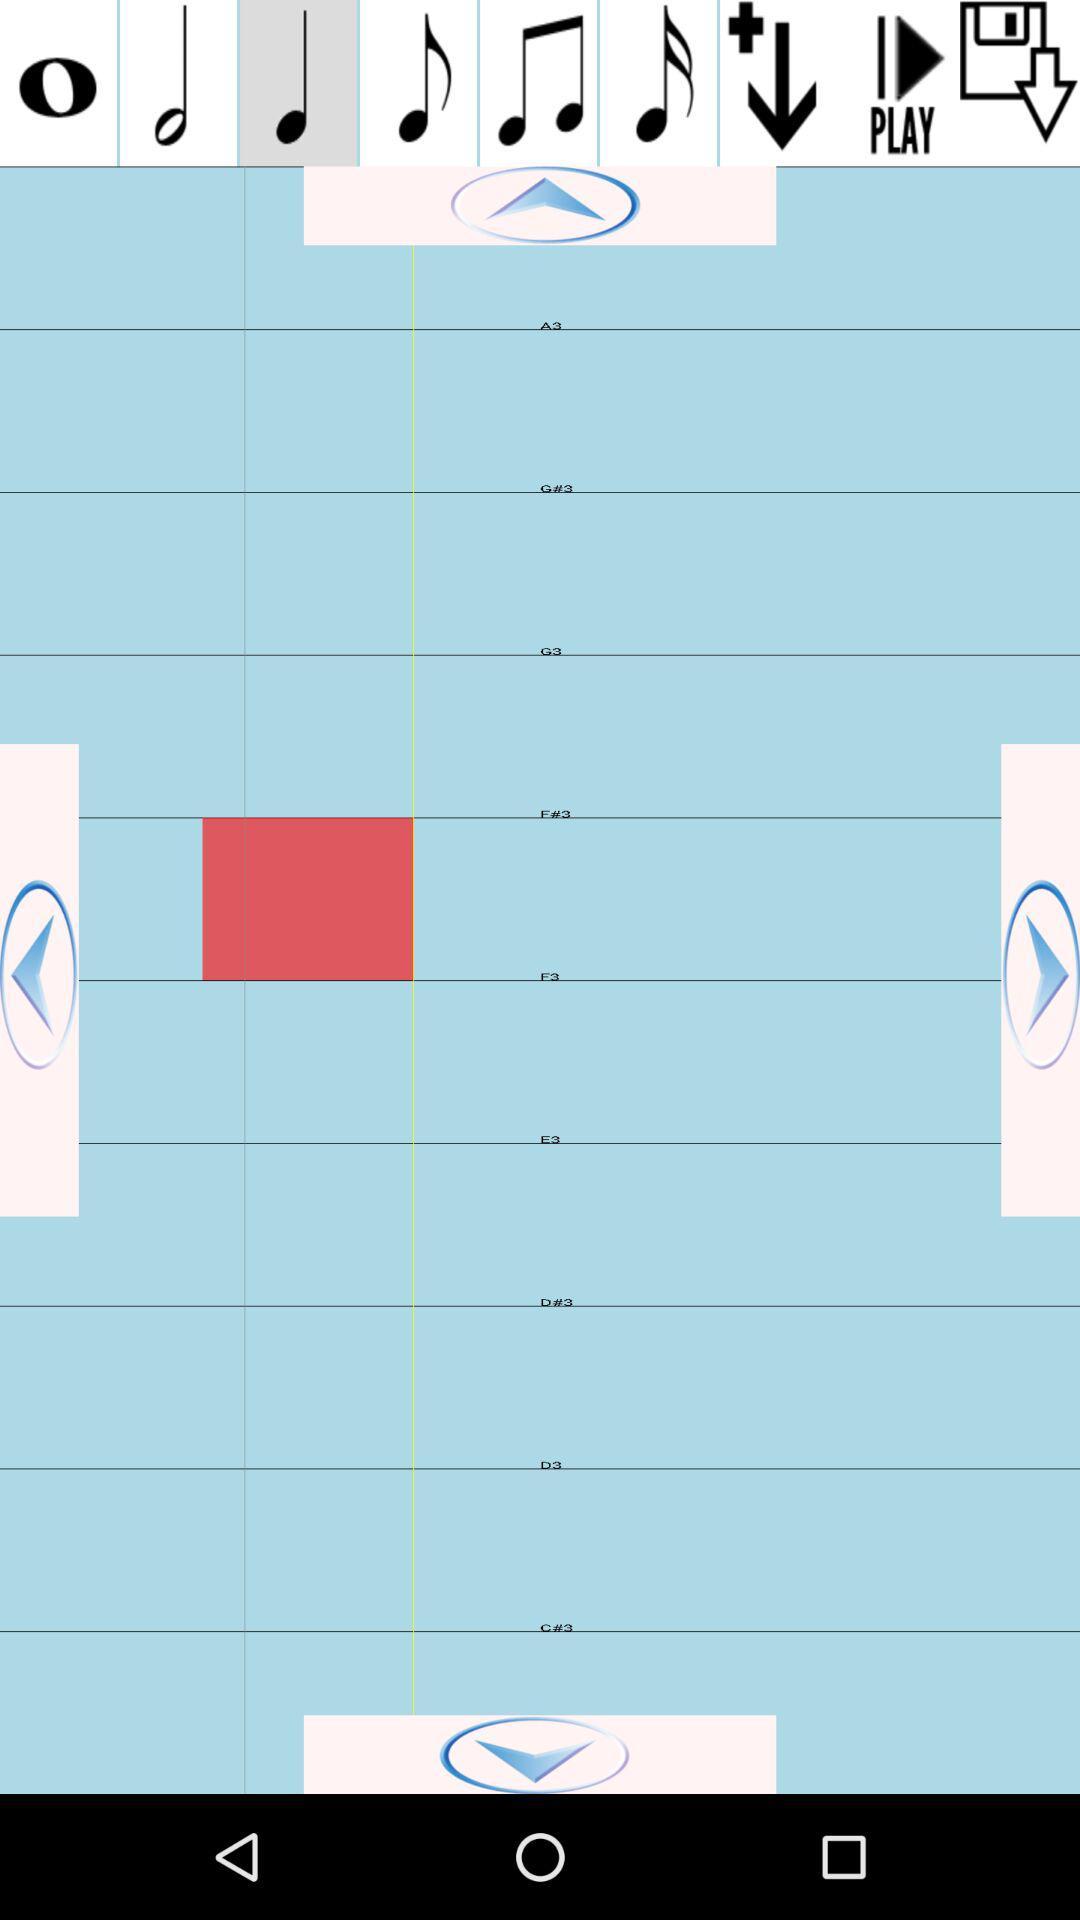 This screenshot has width=1080, height=1920. What do you see at coordinates (540, 205) in the screenshot?
I see `go up` at bounding box center [540, 205].